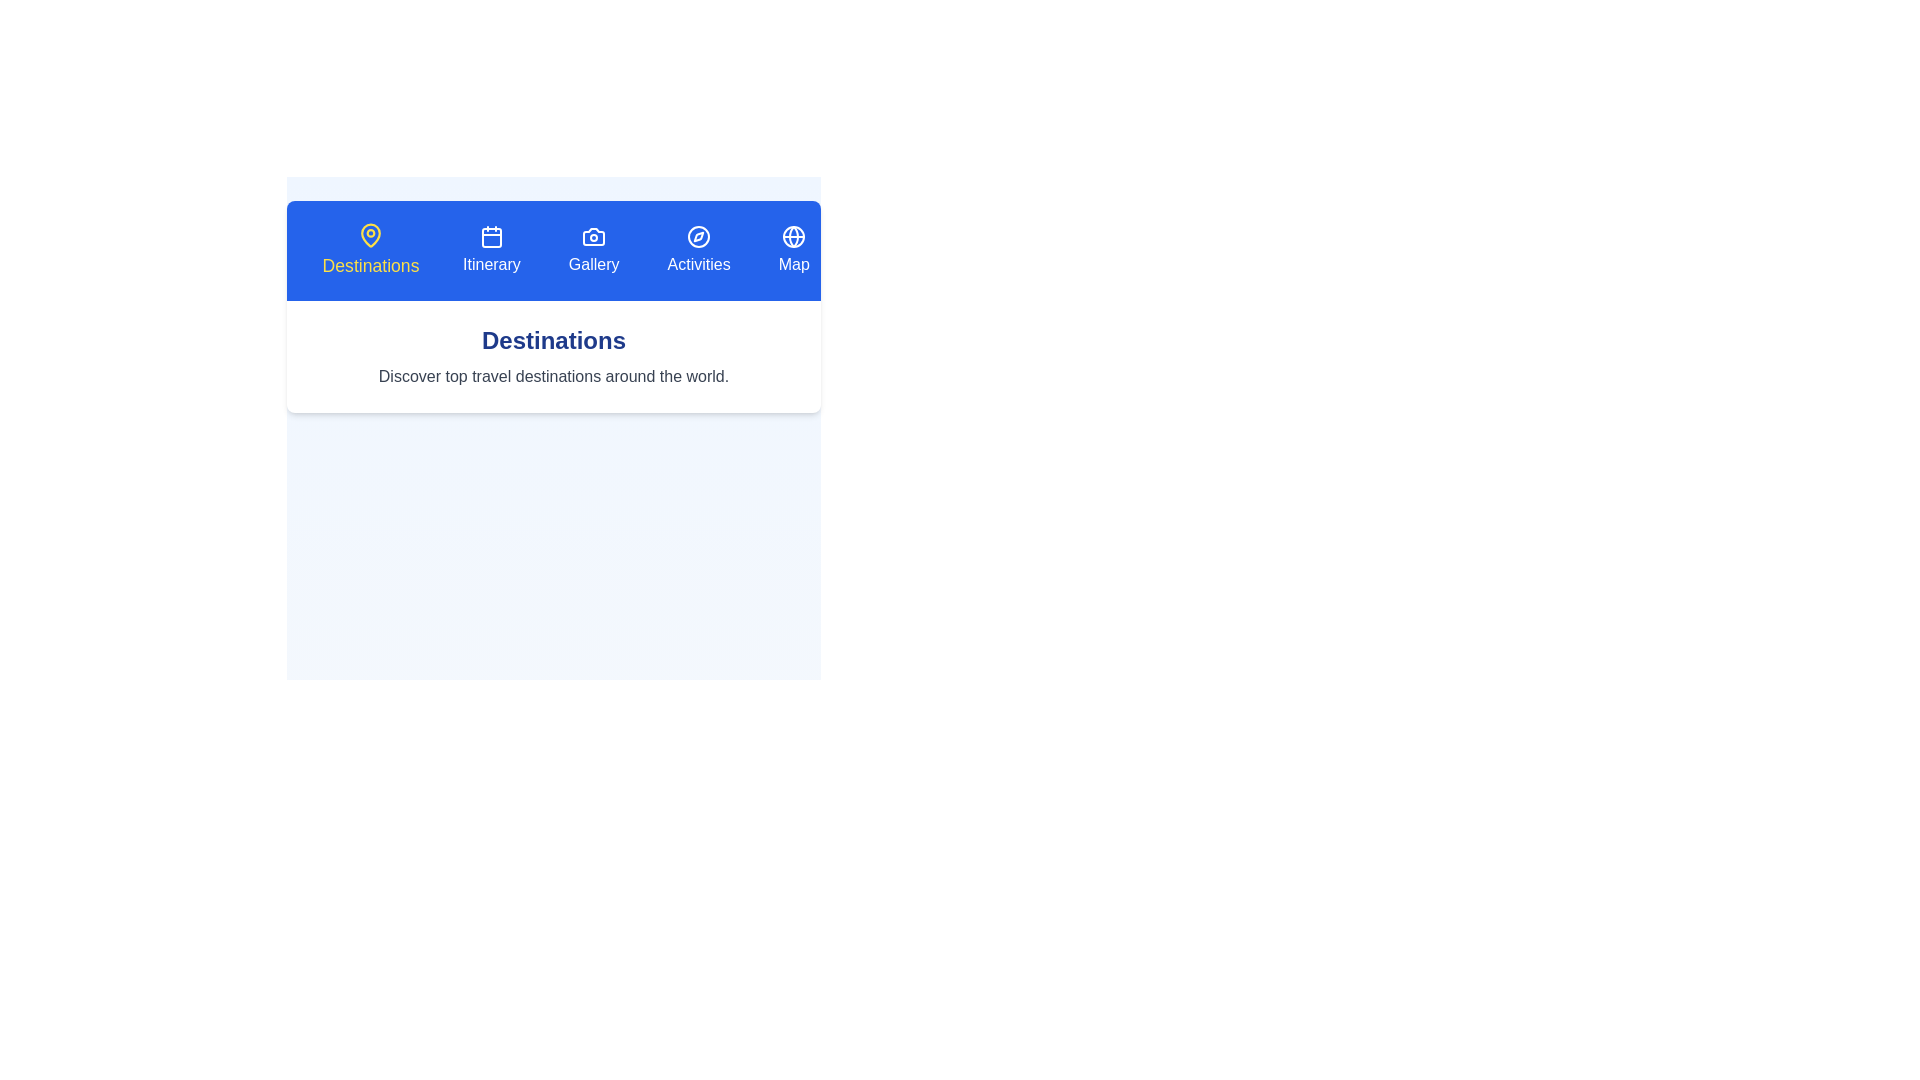 This screenshot has height=1080, width=1920. What do you see at coordinates (553, 356) in the screenshot?
I see `text block introducing travel destinations, located centered under the blue horizontal navigation bar` at bounding box center [553, 356].